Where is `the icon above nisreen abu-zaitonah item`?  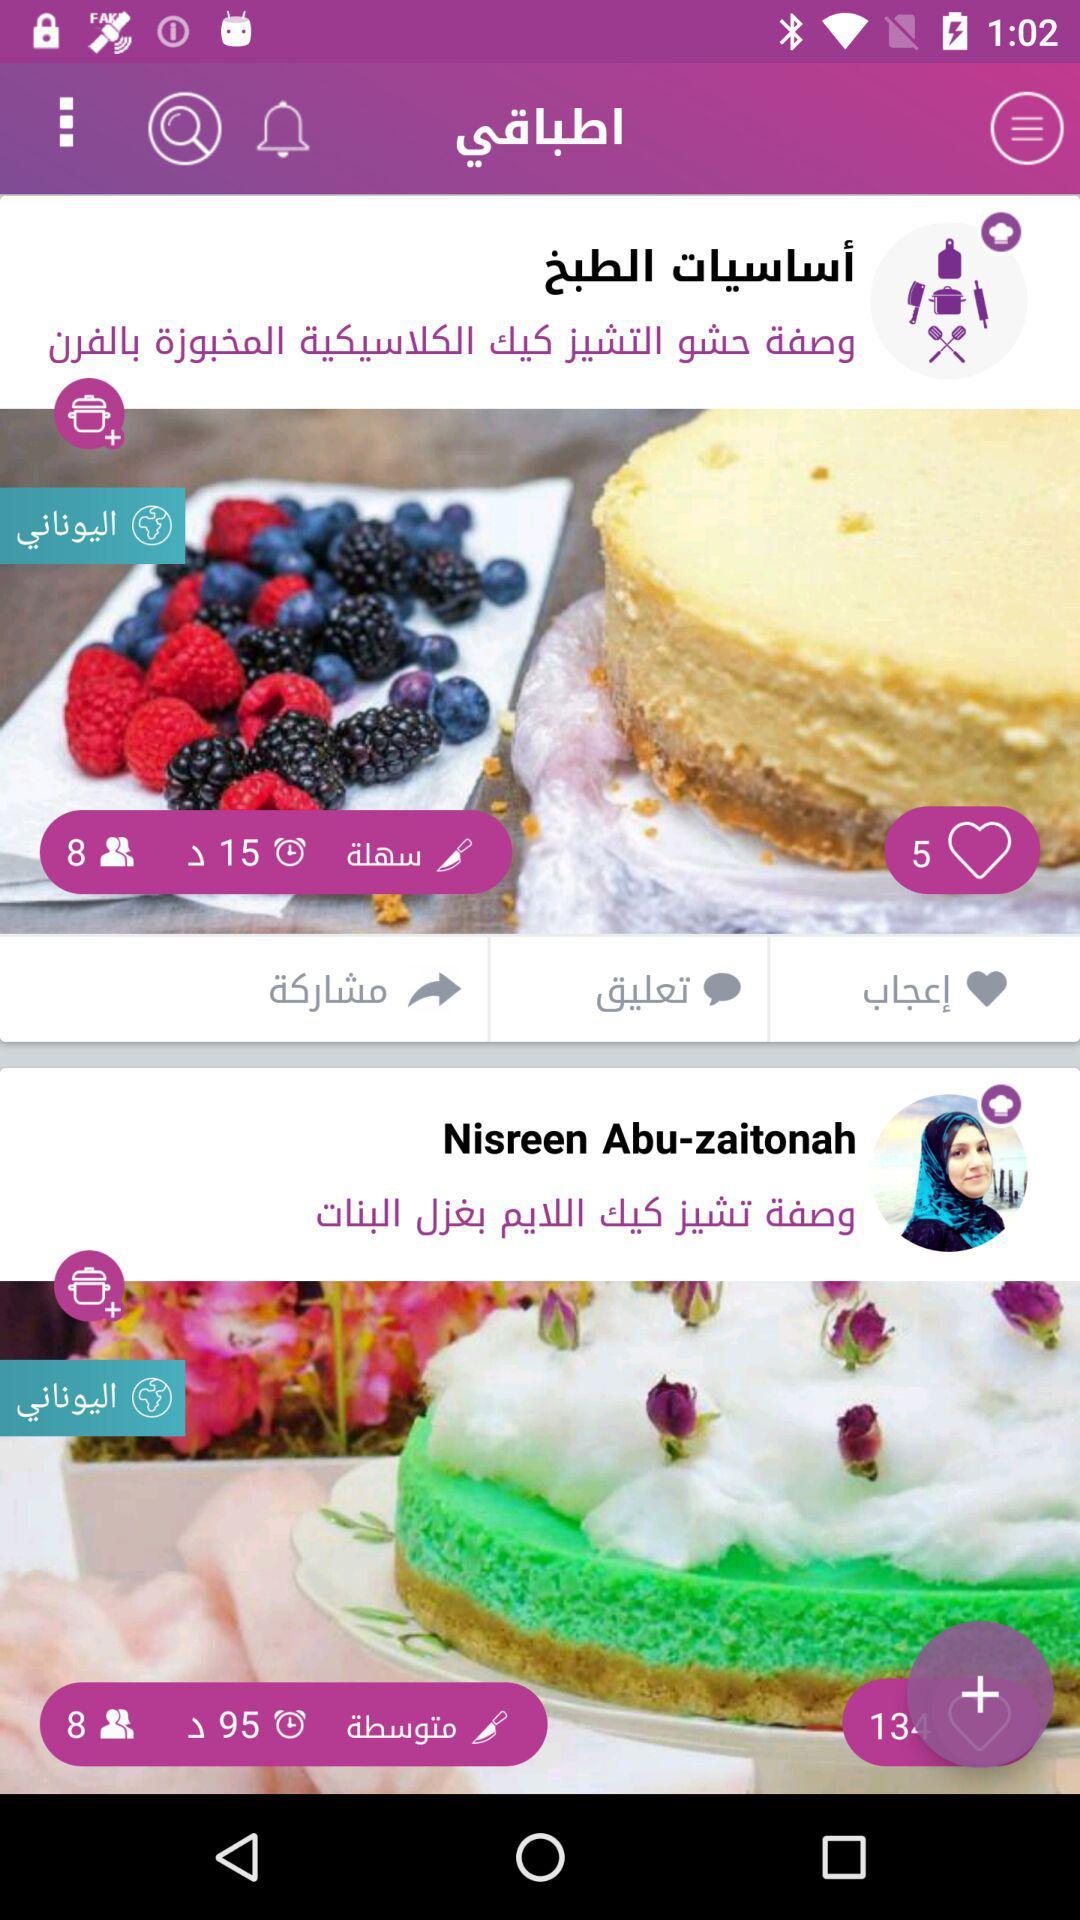 the icon above nisreen abu-zaitonah item is located at coordinates (273, 989).